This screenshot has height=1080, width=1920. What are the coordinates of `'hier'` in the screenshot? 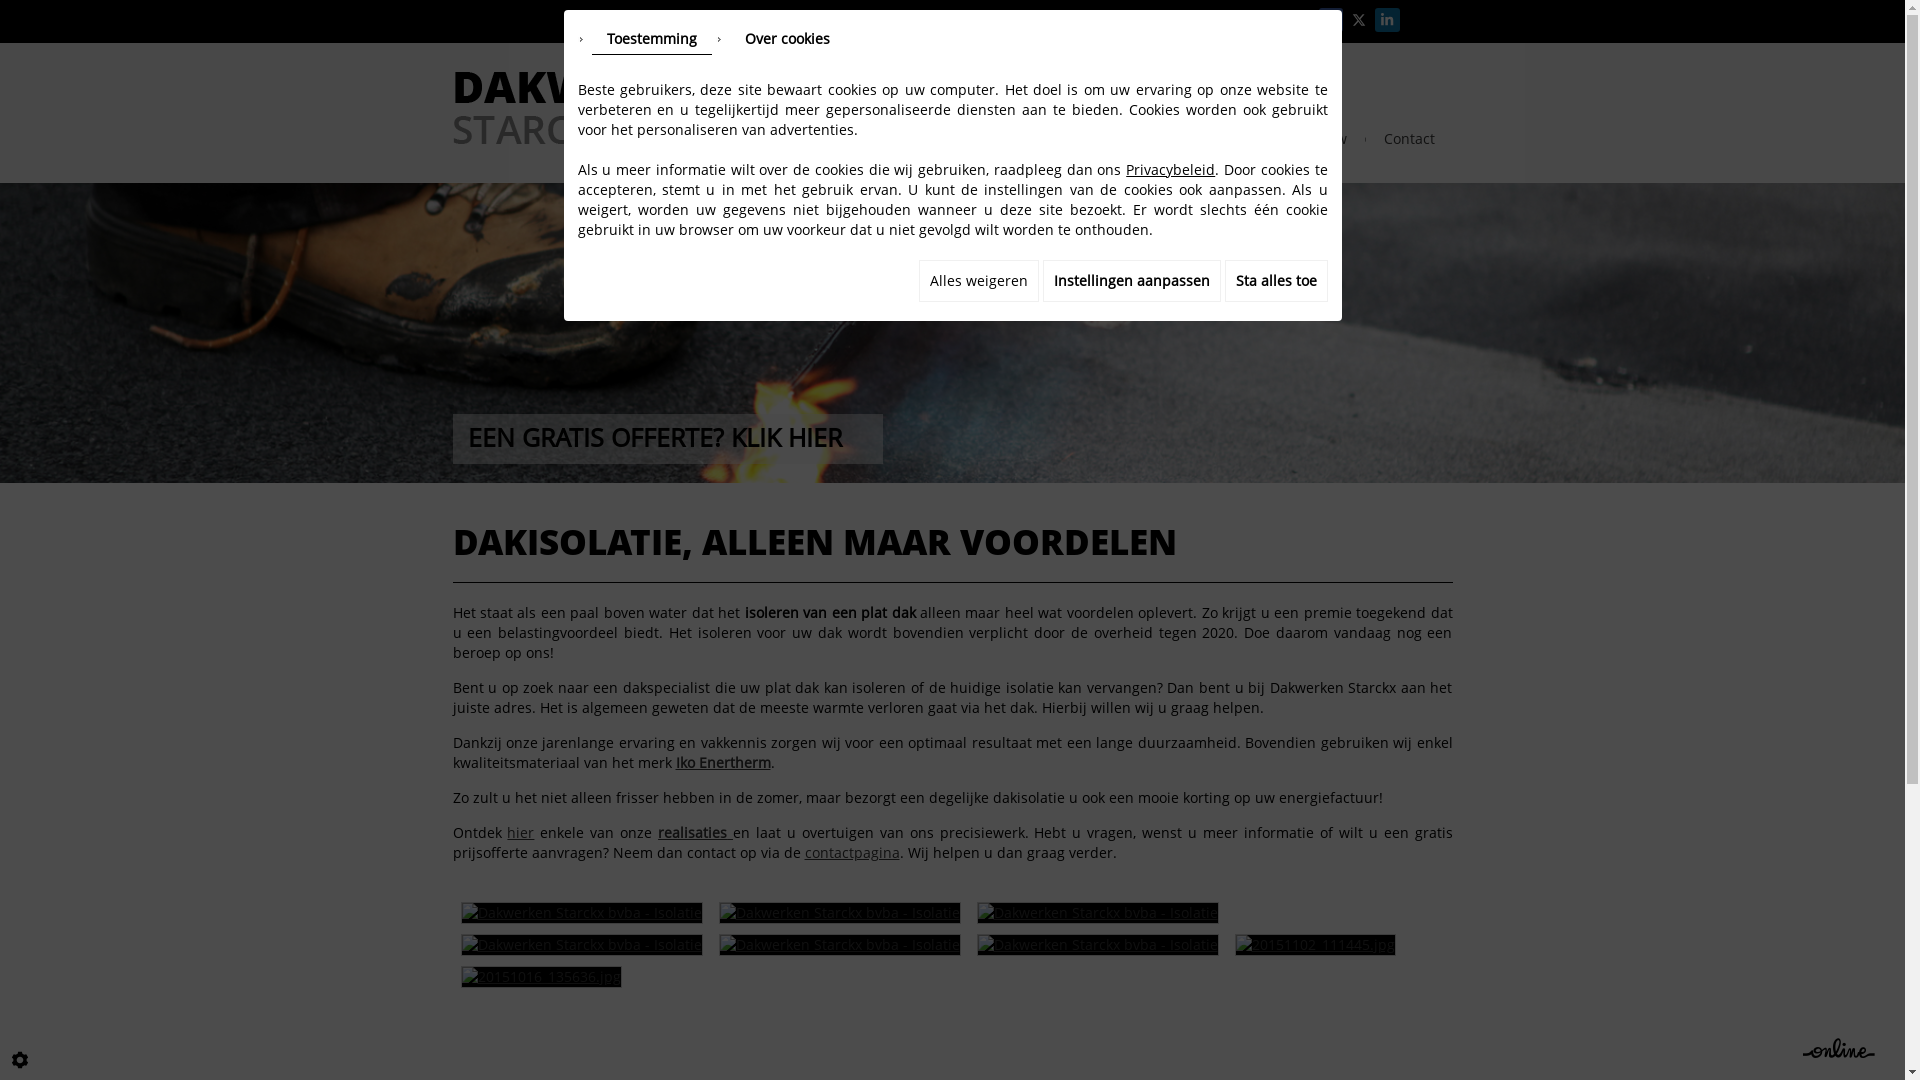 It's located at (520, 832).